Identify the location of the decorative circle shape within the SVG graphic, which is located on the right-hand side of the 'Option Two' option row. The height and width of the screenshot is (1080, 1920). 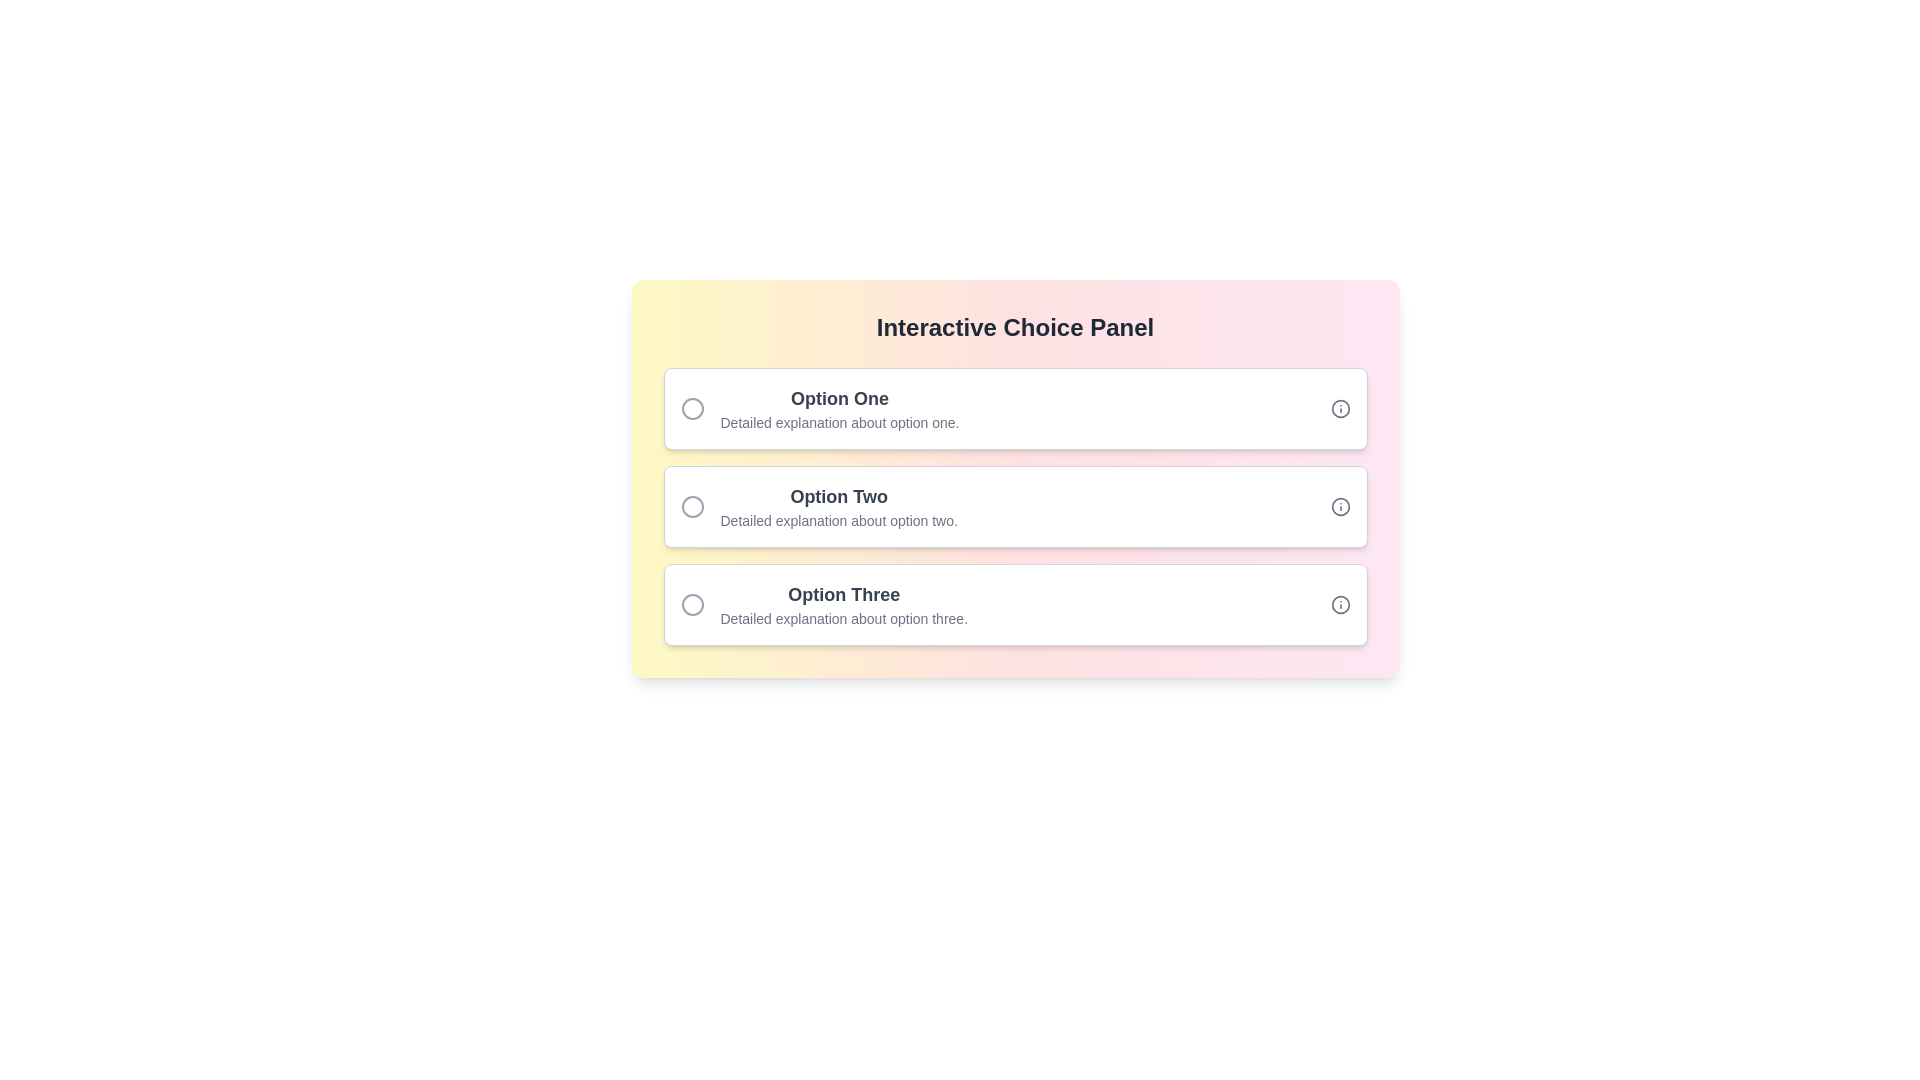
(1340, 505).